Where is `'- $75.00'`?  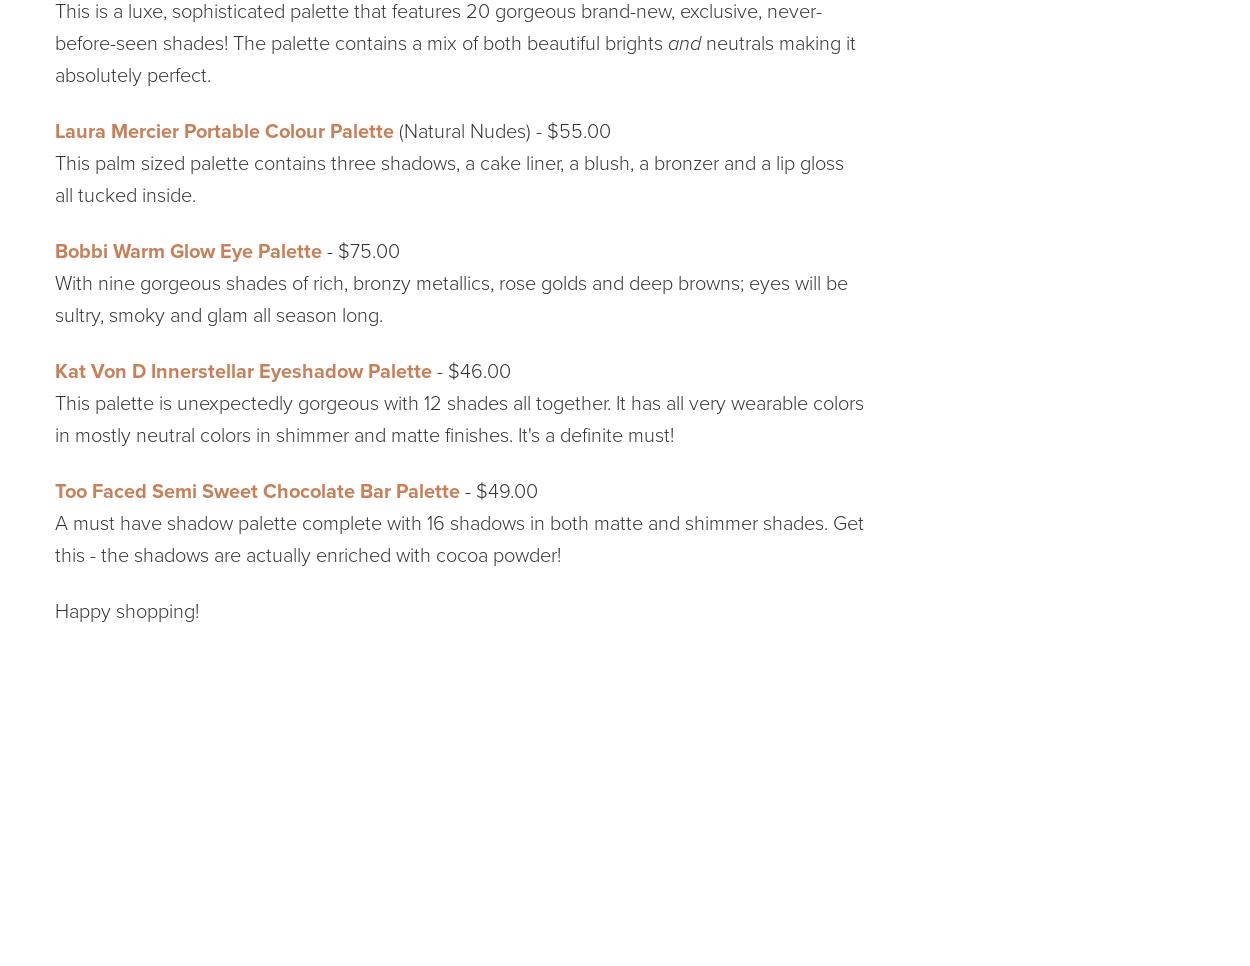 '- $75.00' is located at coordinates (321, 250).